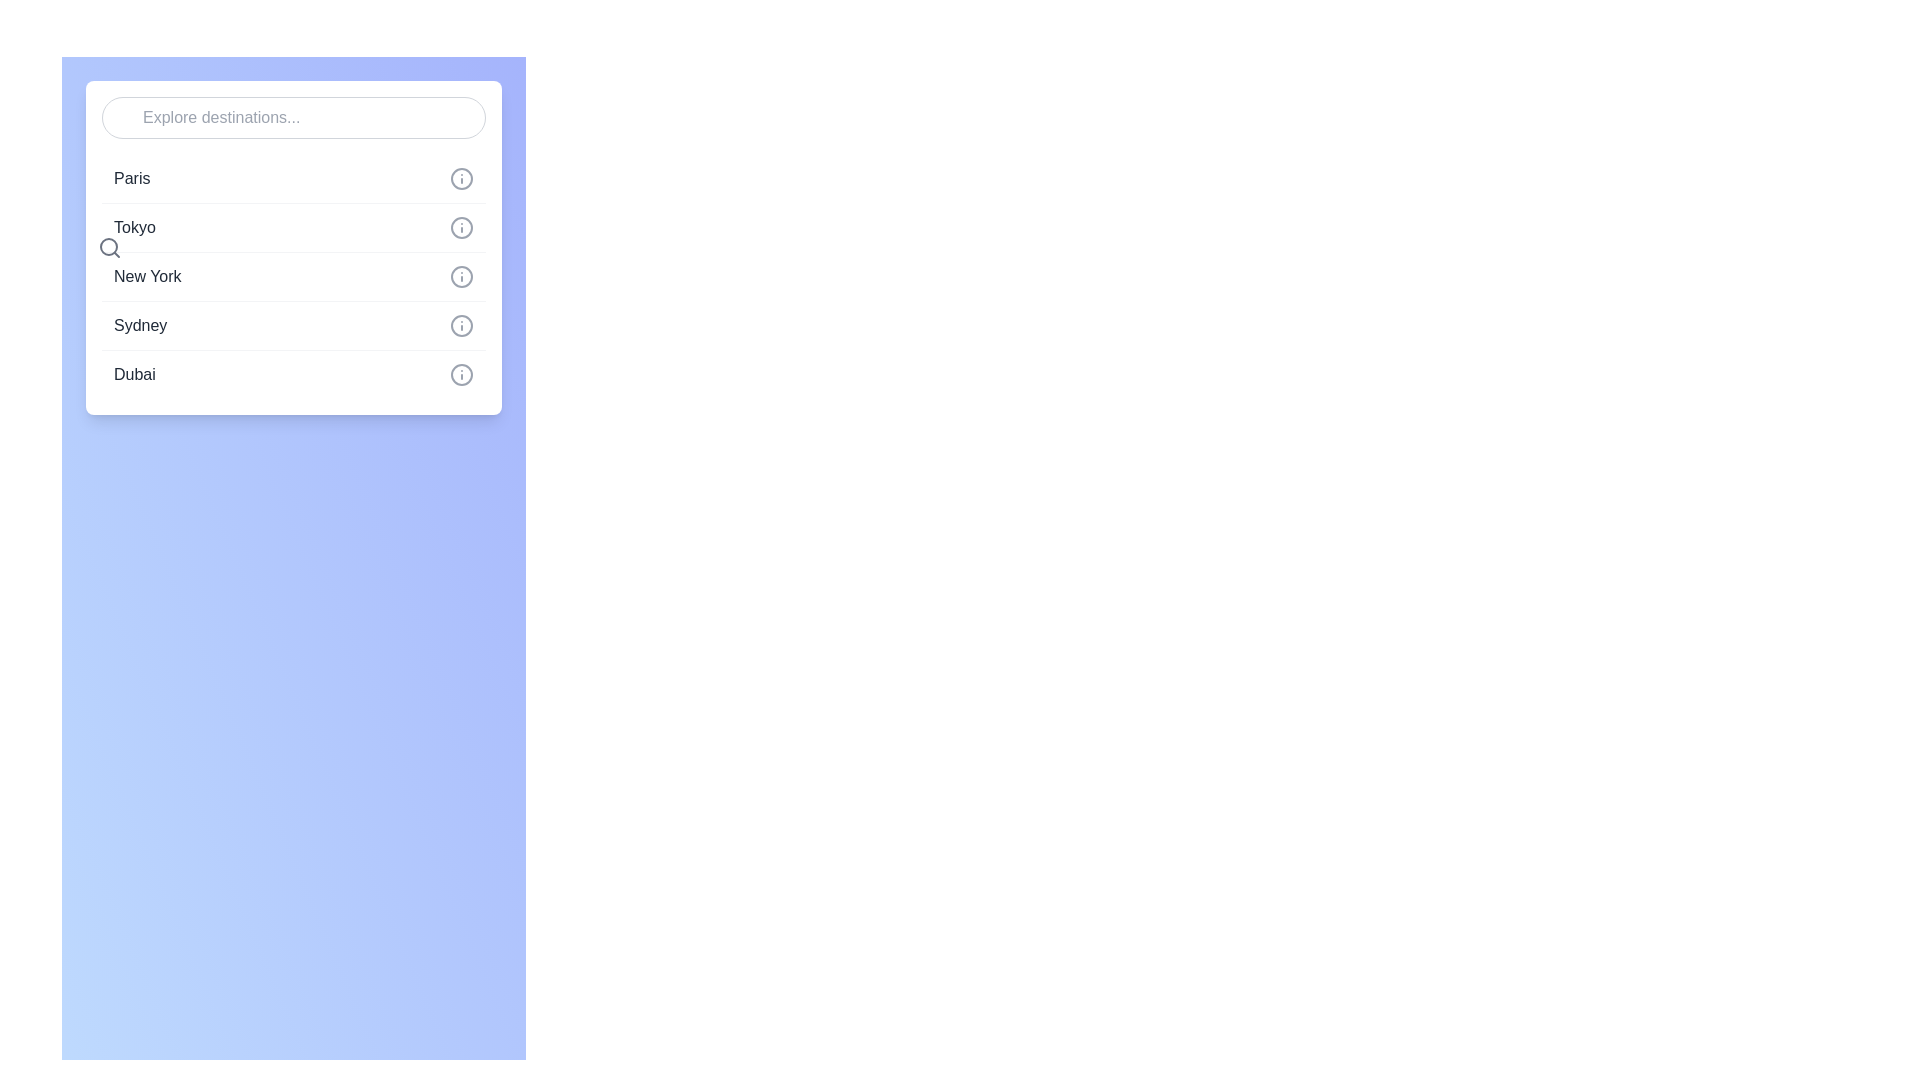  I want to click on the city name in the vertically aligned list of city names ('Paris', 'Tokyo', 'New York', 'Sydney', 'Dubai'), so click(292, 246).